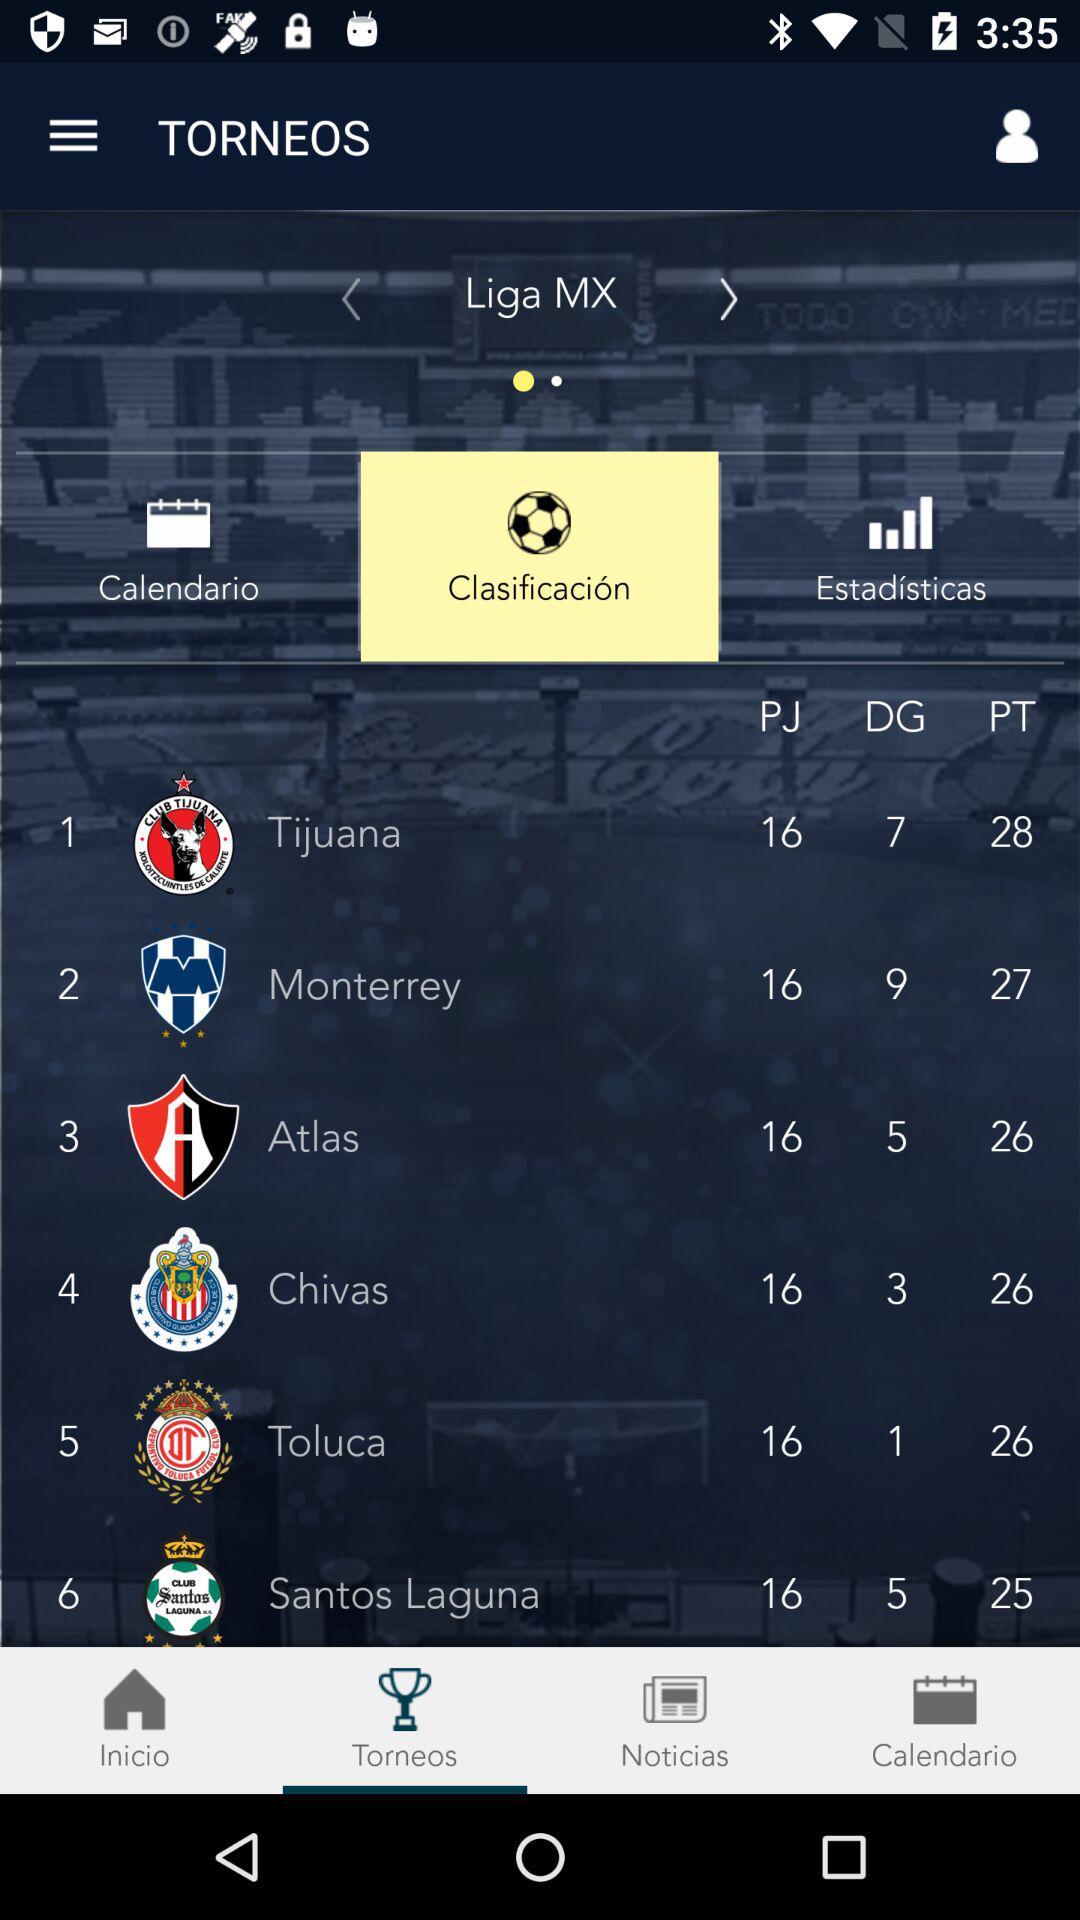 This screenshot has width=1080, height=1920. I want to click on the arrow_backward icon, so click(350, 298).